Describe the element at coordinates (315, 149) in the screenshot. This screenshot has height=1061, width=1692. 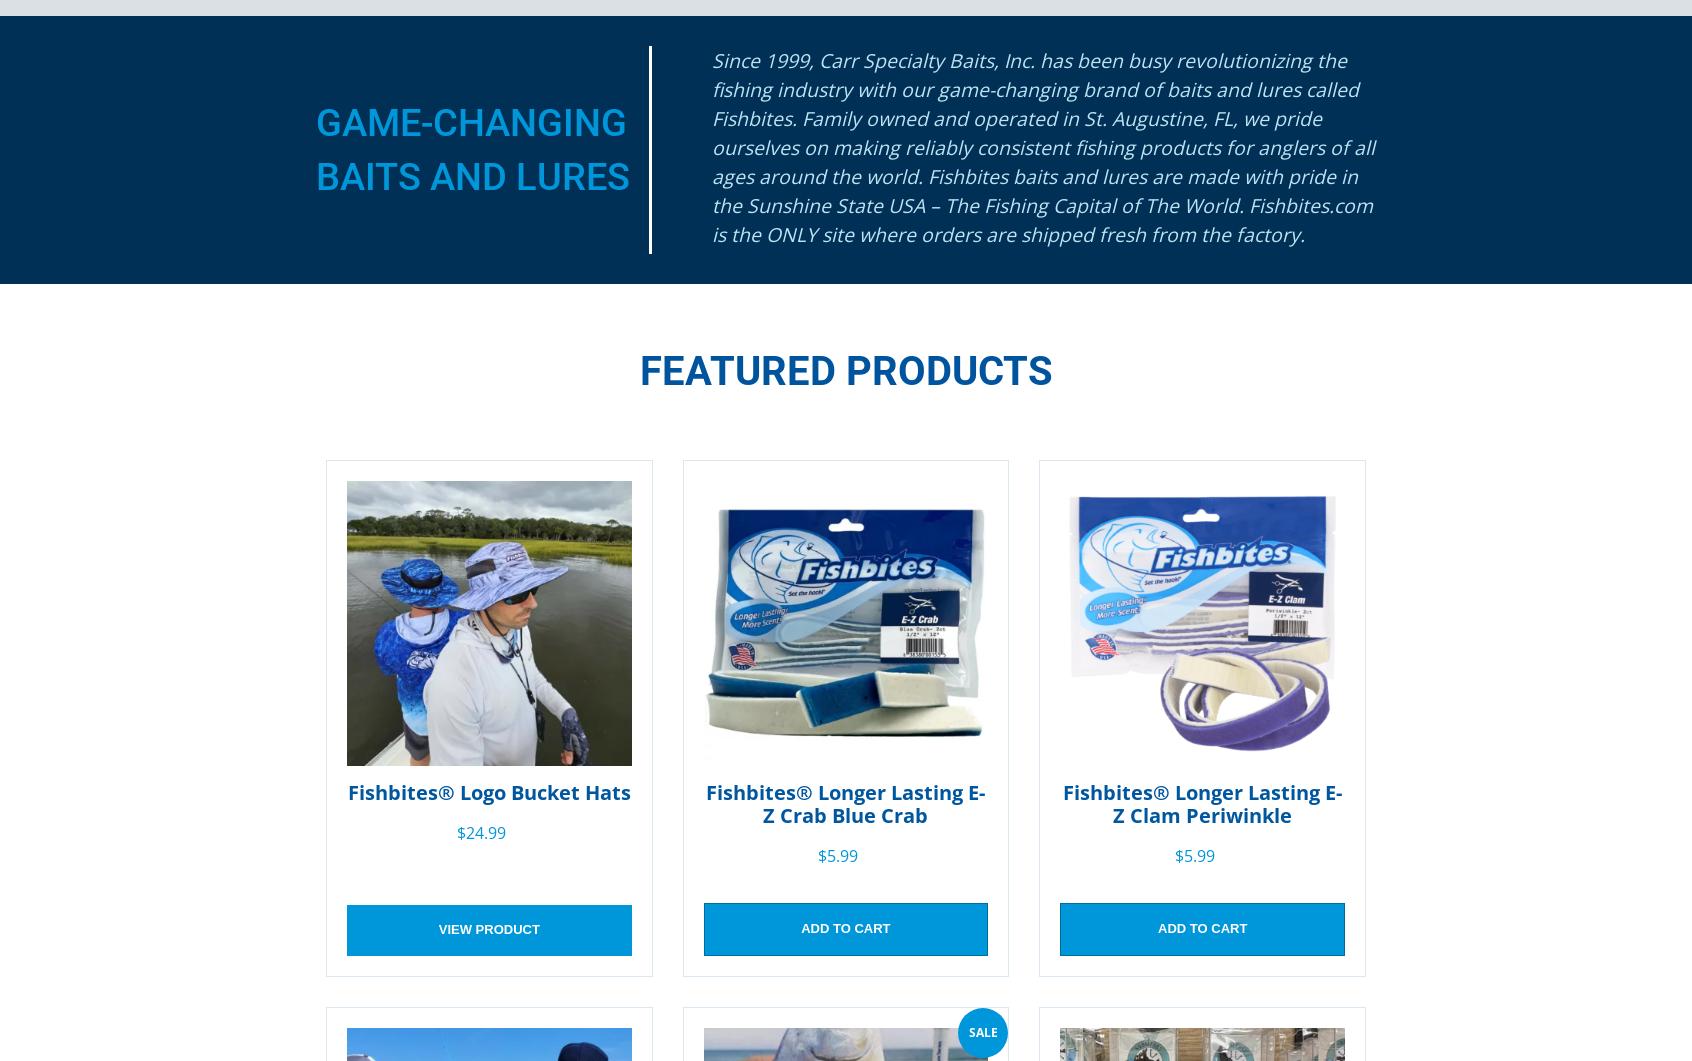
I see `'Game-Changing Baits and Lures'` at that location.